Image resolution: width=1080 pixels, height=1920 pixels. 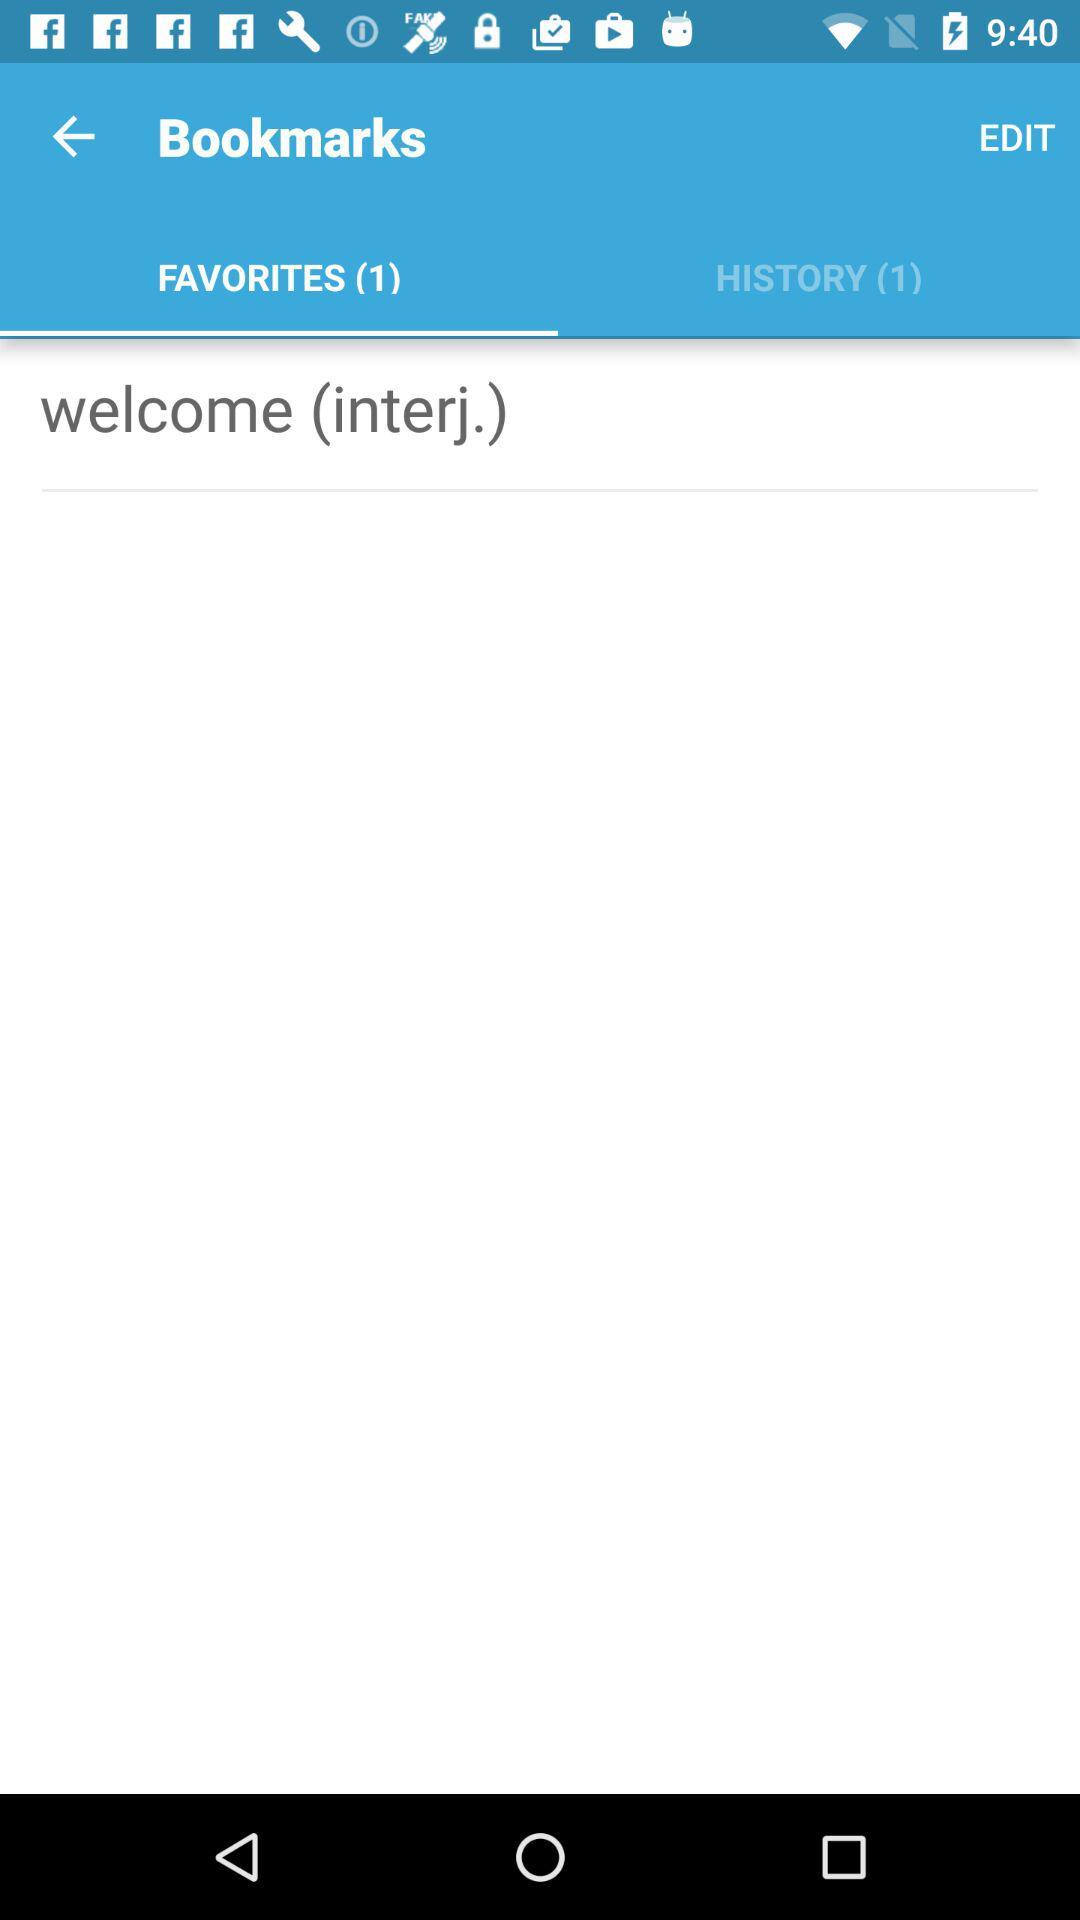 I want to click on the icon next to the bookmarks item, so click(x=72, y=135).